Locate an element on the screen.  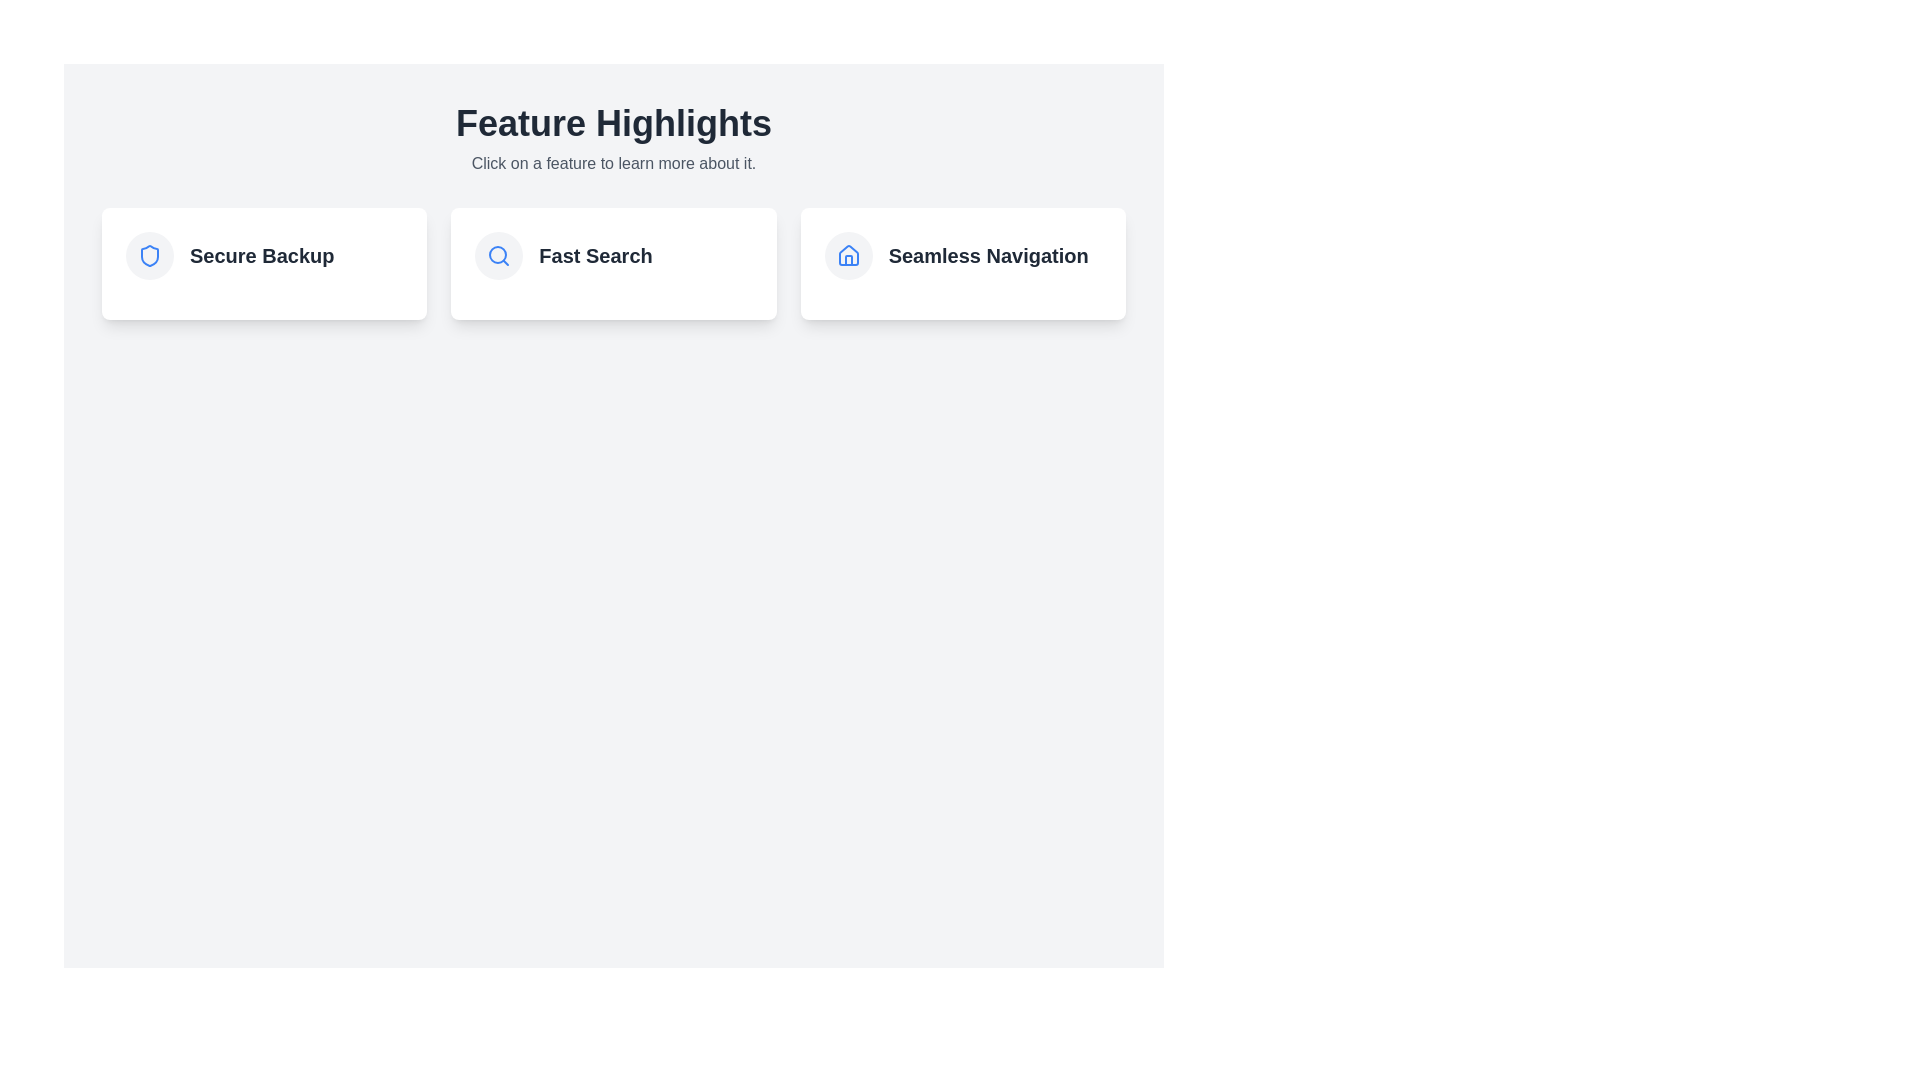
text content of the 'Fast Search' label located in the central card, which is to the right of the magnifying glass icon is located at coordinates (594, 254).